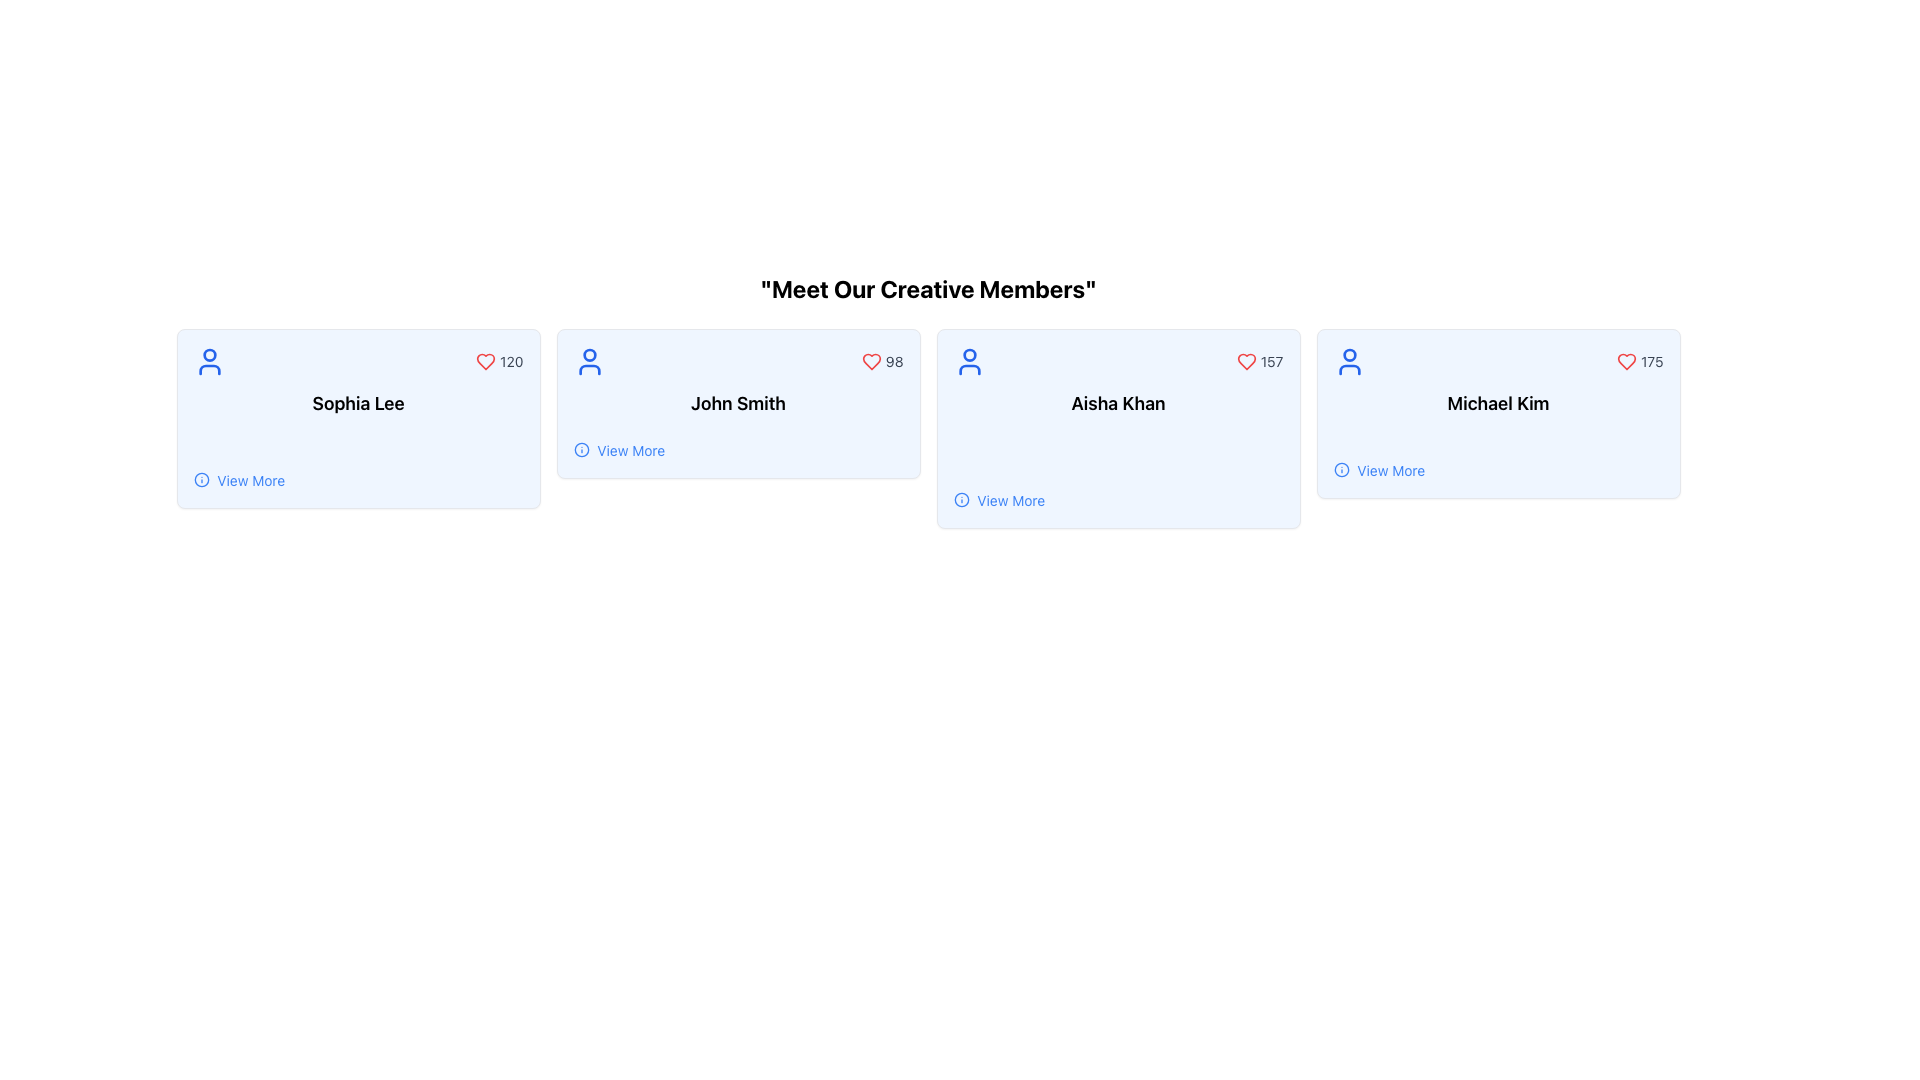  I want to click on the user profile icon located at the top left corner of the card for 'Aisha Khan', which is the third card from the left, so click(969, 362).